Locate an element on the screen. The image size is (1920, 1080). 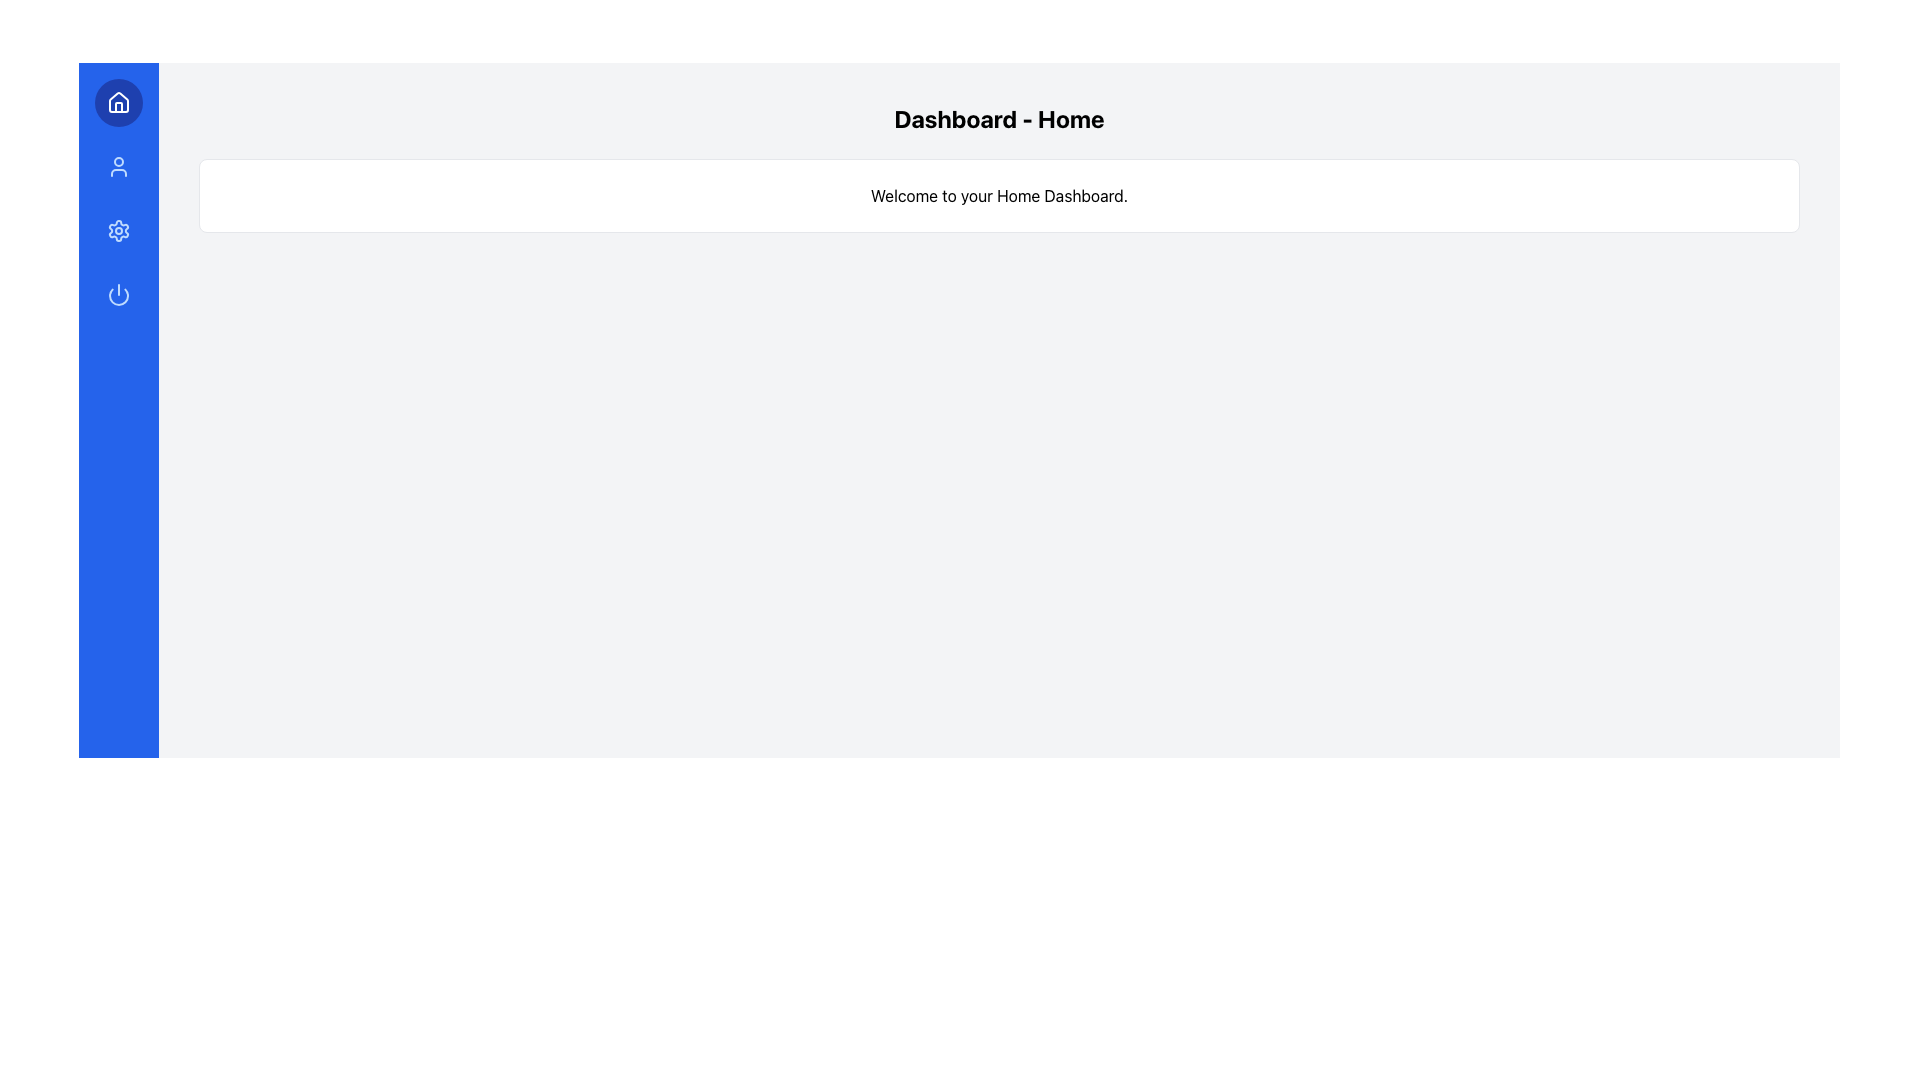
the Text Label that serves as the title or header for the current page, which is centrally aligned at the top of the main content area is located at coordinates (999, 119).